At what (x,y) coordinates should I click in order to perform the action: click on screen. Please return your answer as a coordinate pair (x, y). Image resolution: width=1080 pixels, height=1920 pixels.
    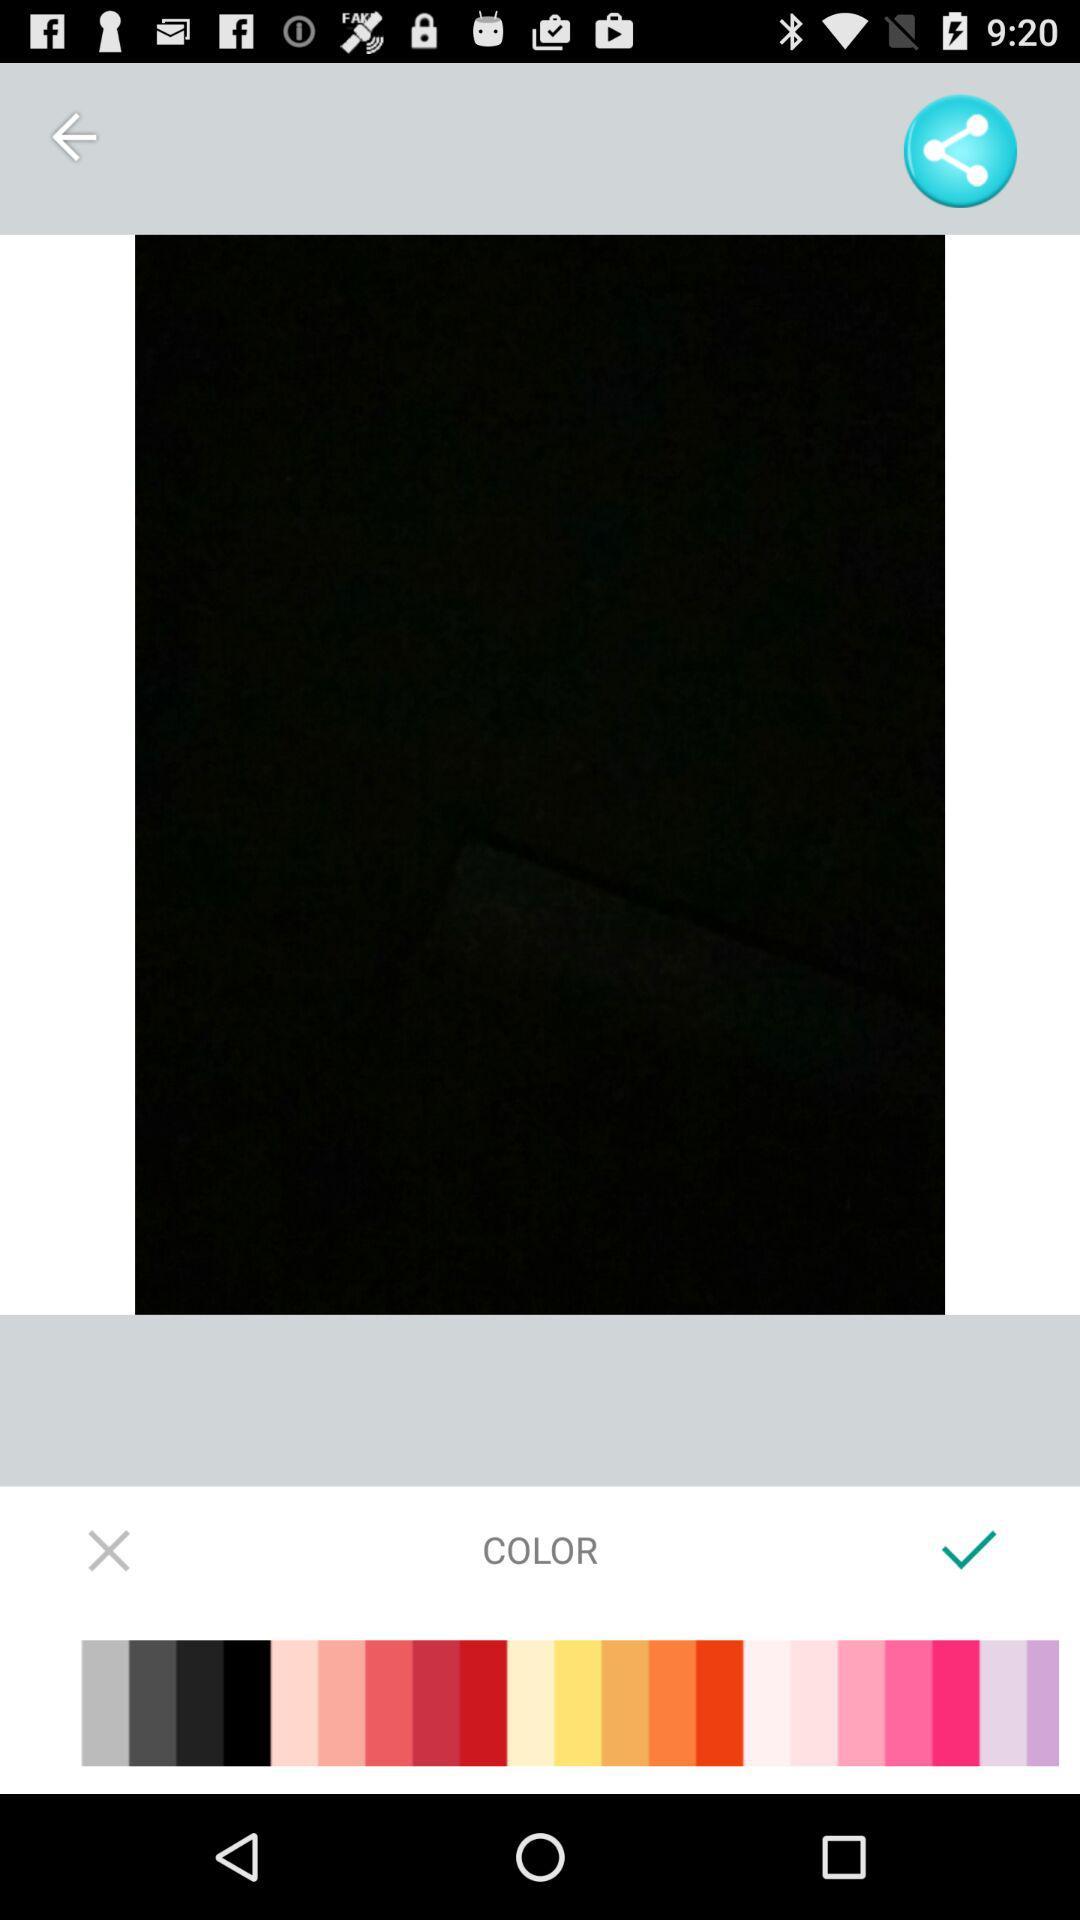
    Looking at the image, I should click on (110, 1548).